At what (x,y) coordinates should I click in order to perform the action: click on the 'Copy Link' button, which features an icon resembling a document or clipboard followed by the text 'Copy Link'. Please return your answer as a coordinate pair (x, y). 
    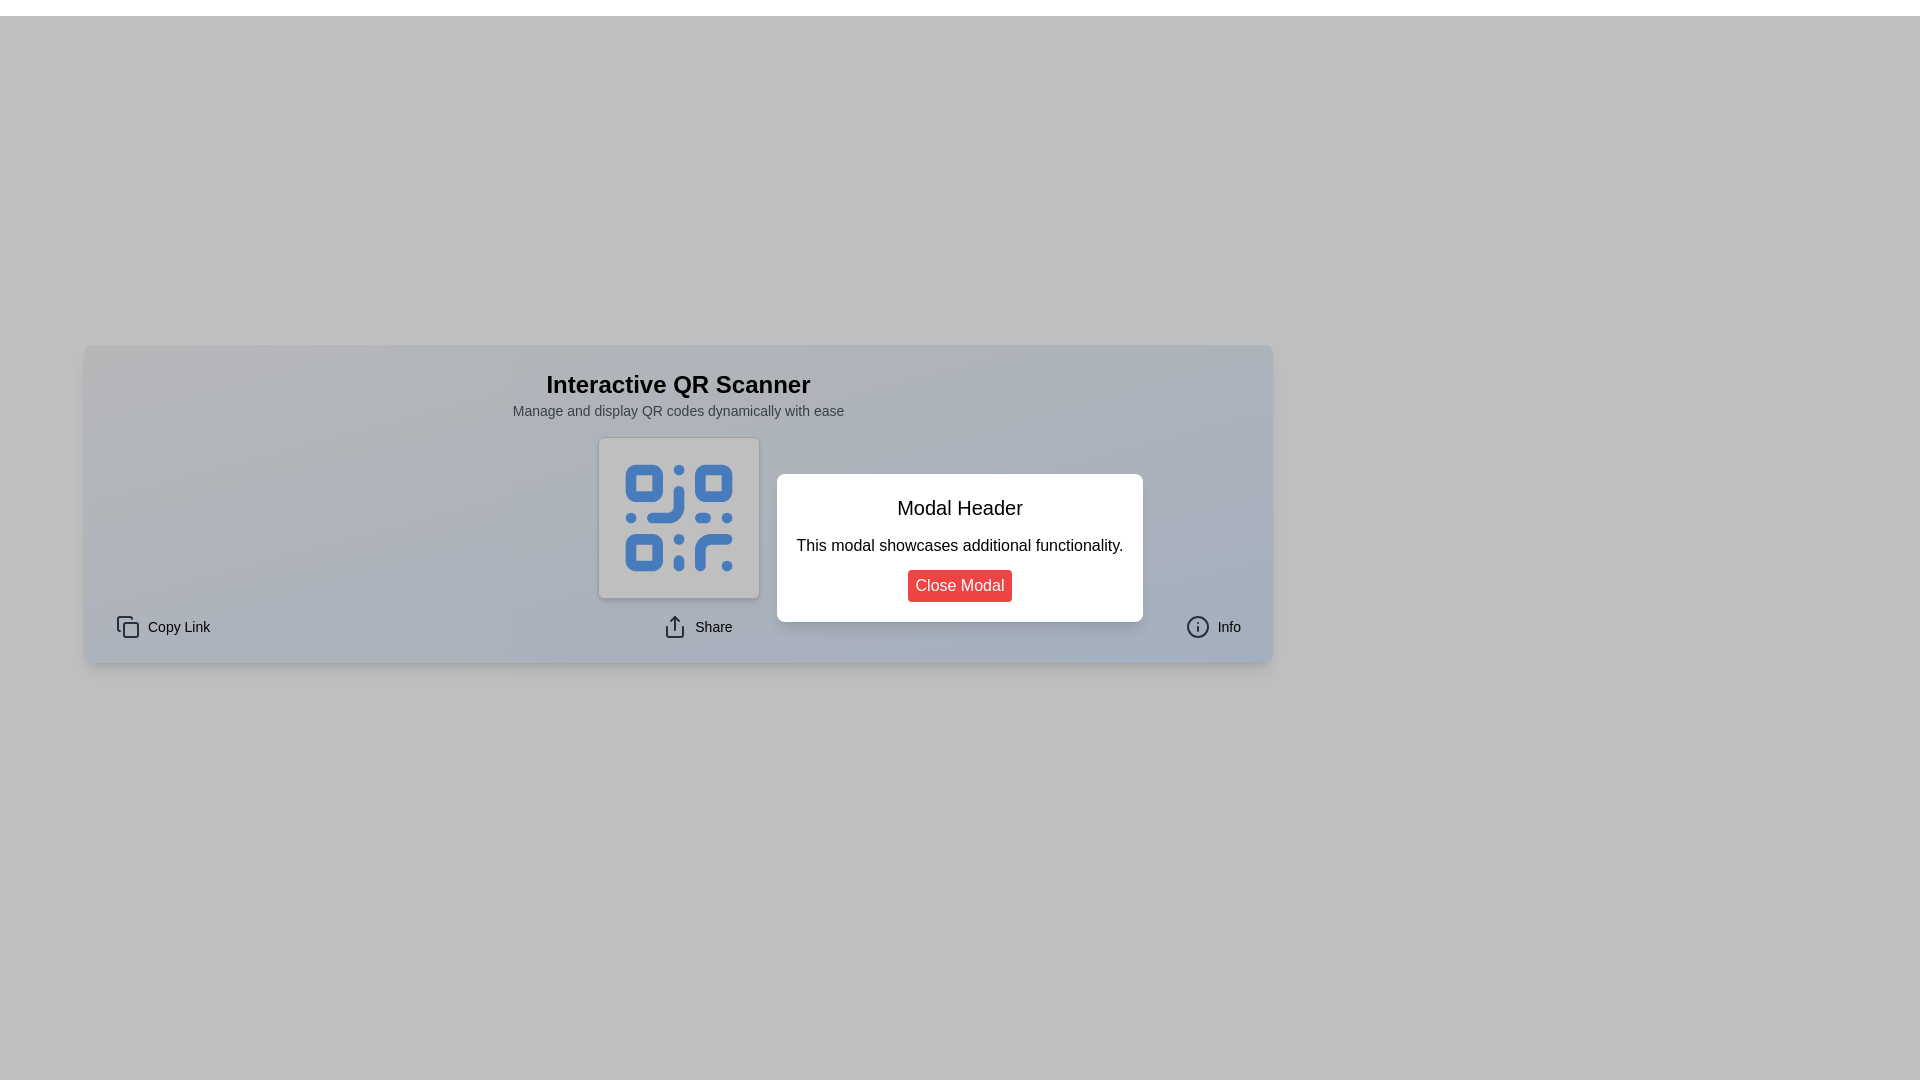
    Looking at the image, I should click on (163, 626).